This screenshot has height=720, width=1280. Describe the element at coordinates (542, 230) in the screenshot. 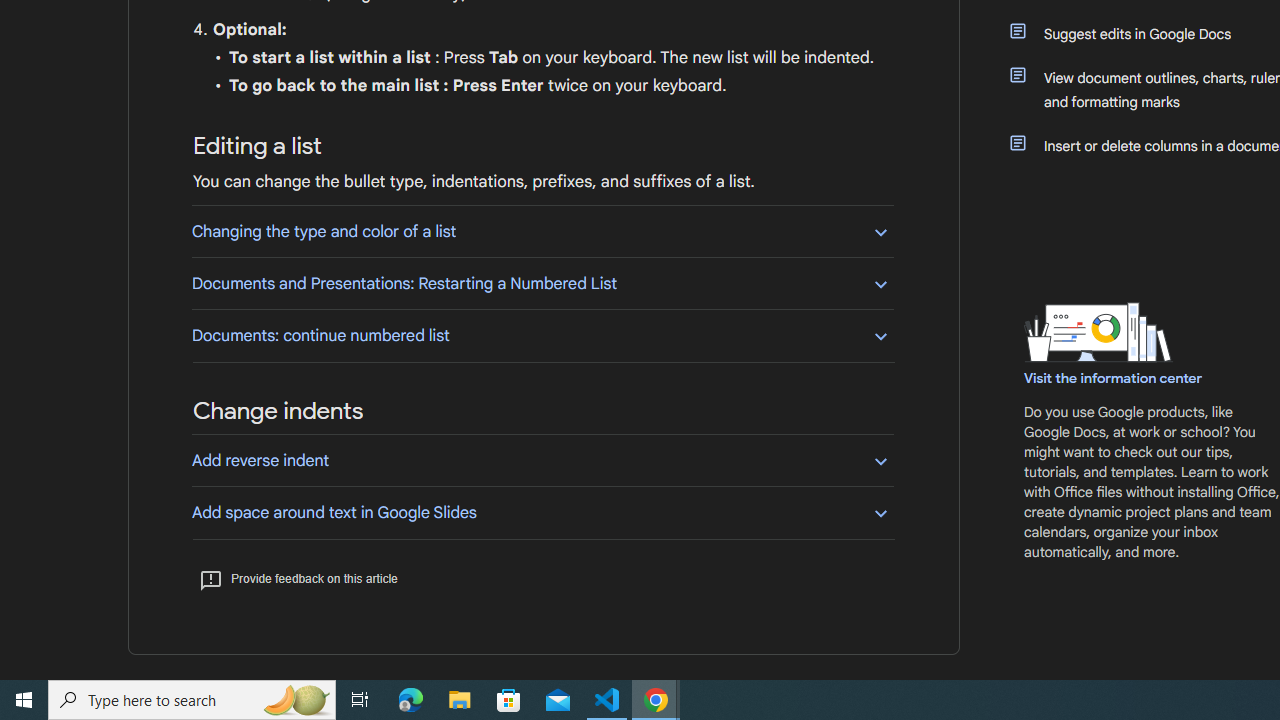

I see `'Changing the type and color of a list'` at that location.